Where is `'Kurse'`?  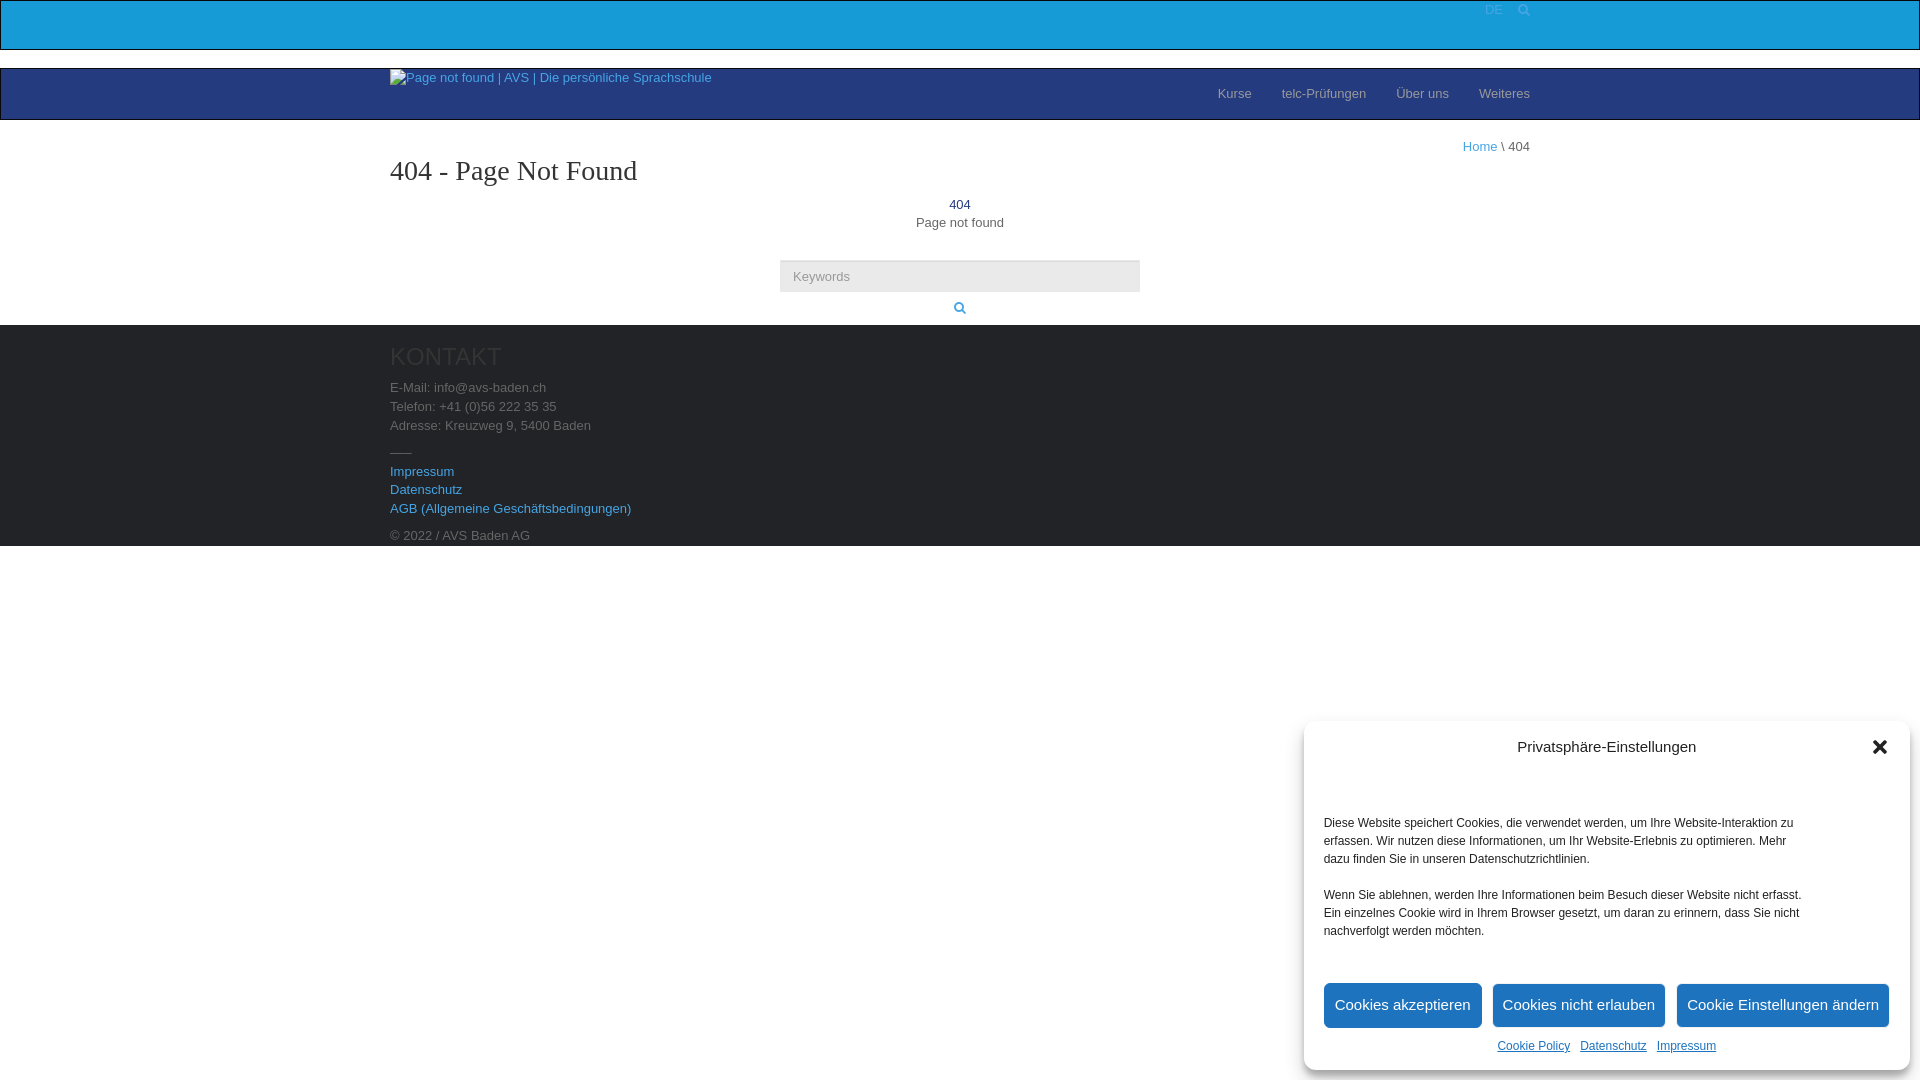 'Kurse' is located at coordinates (1233, 93).